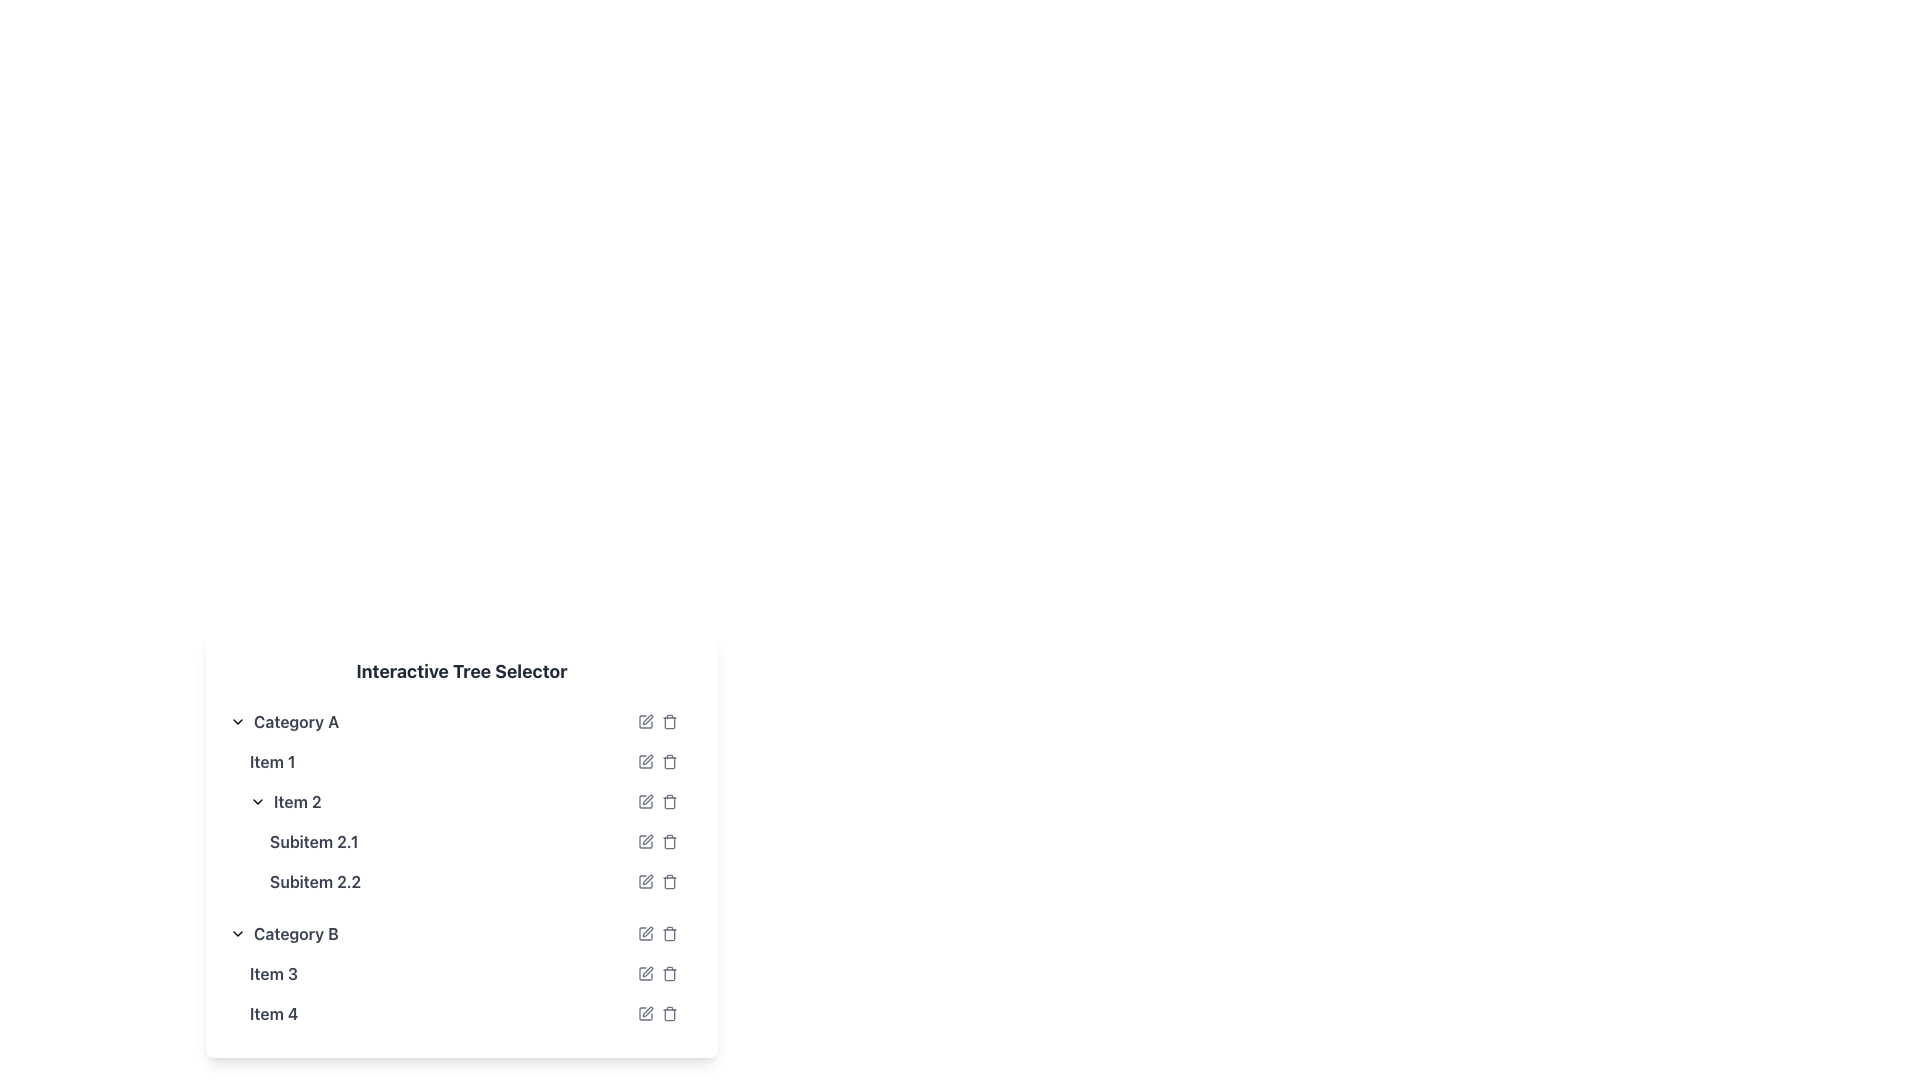 This screenshot has height=1080, width=1920. I want to click on the trash icon button styled as an SVG graphic, located under the 'Subitem 2.2' entry, so click(670, 881).